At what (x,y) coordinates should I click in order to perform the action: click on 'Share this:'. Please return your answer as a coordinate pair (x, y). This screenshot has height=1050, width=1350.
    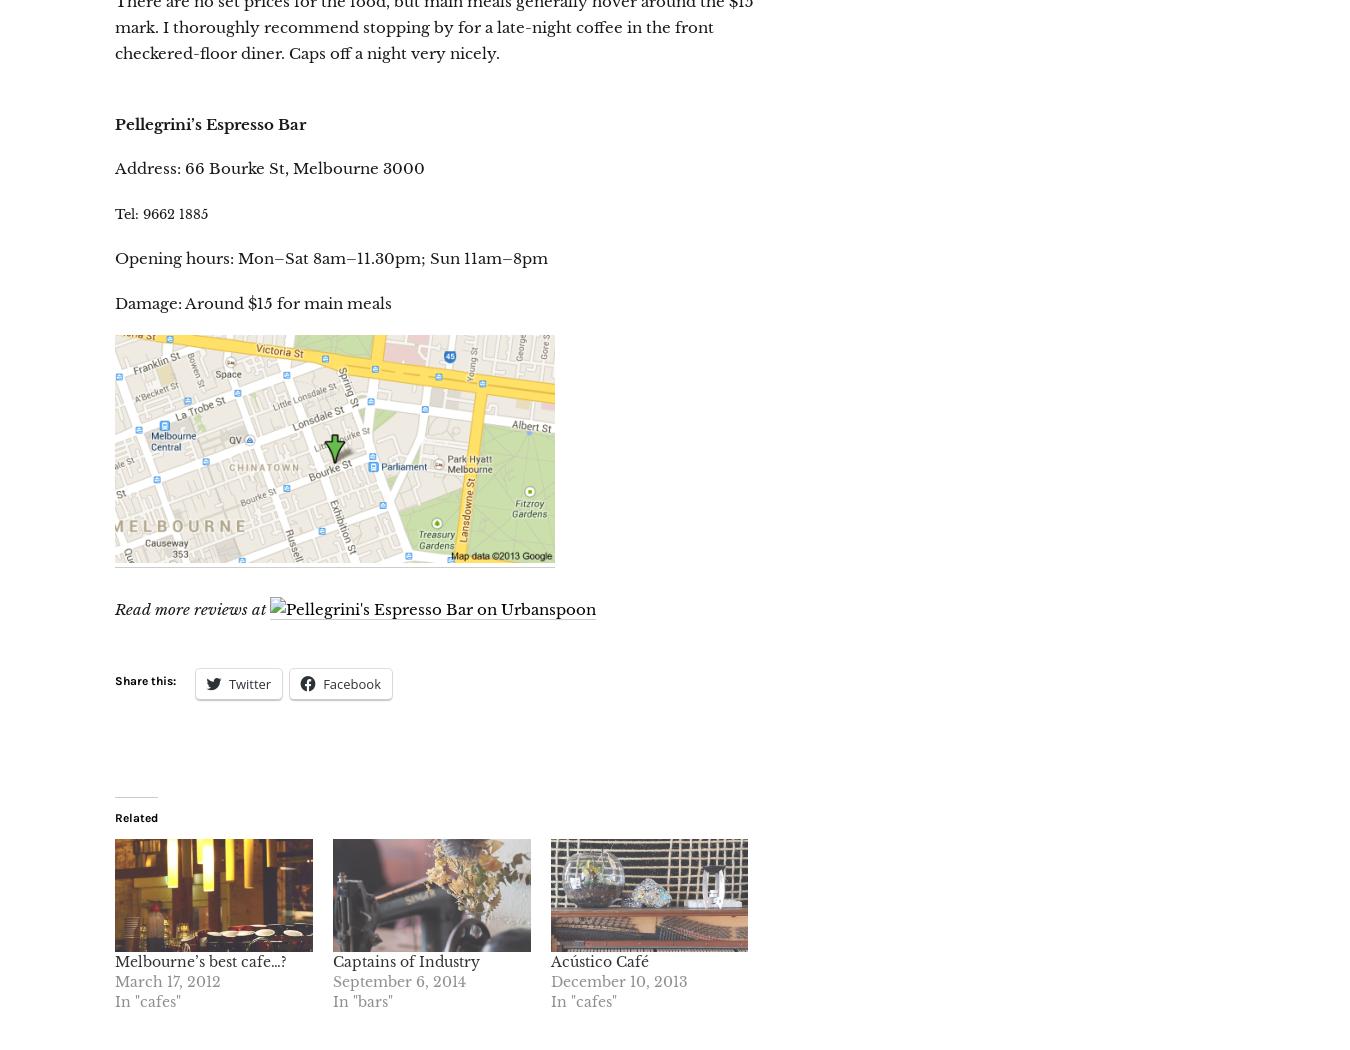
    Looking at the image, I should click on (145, 681).